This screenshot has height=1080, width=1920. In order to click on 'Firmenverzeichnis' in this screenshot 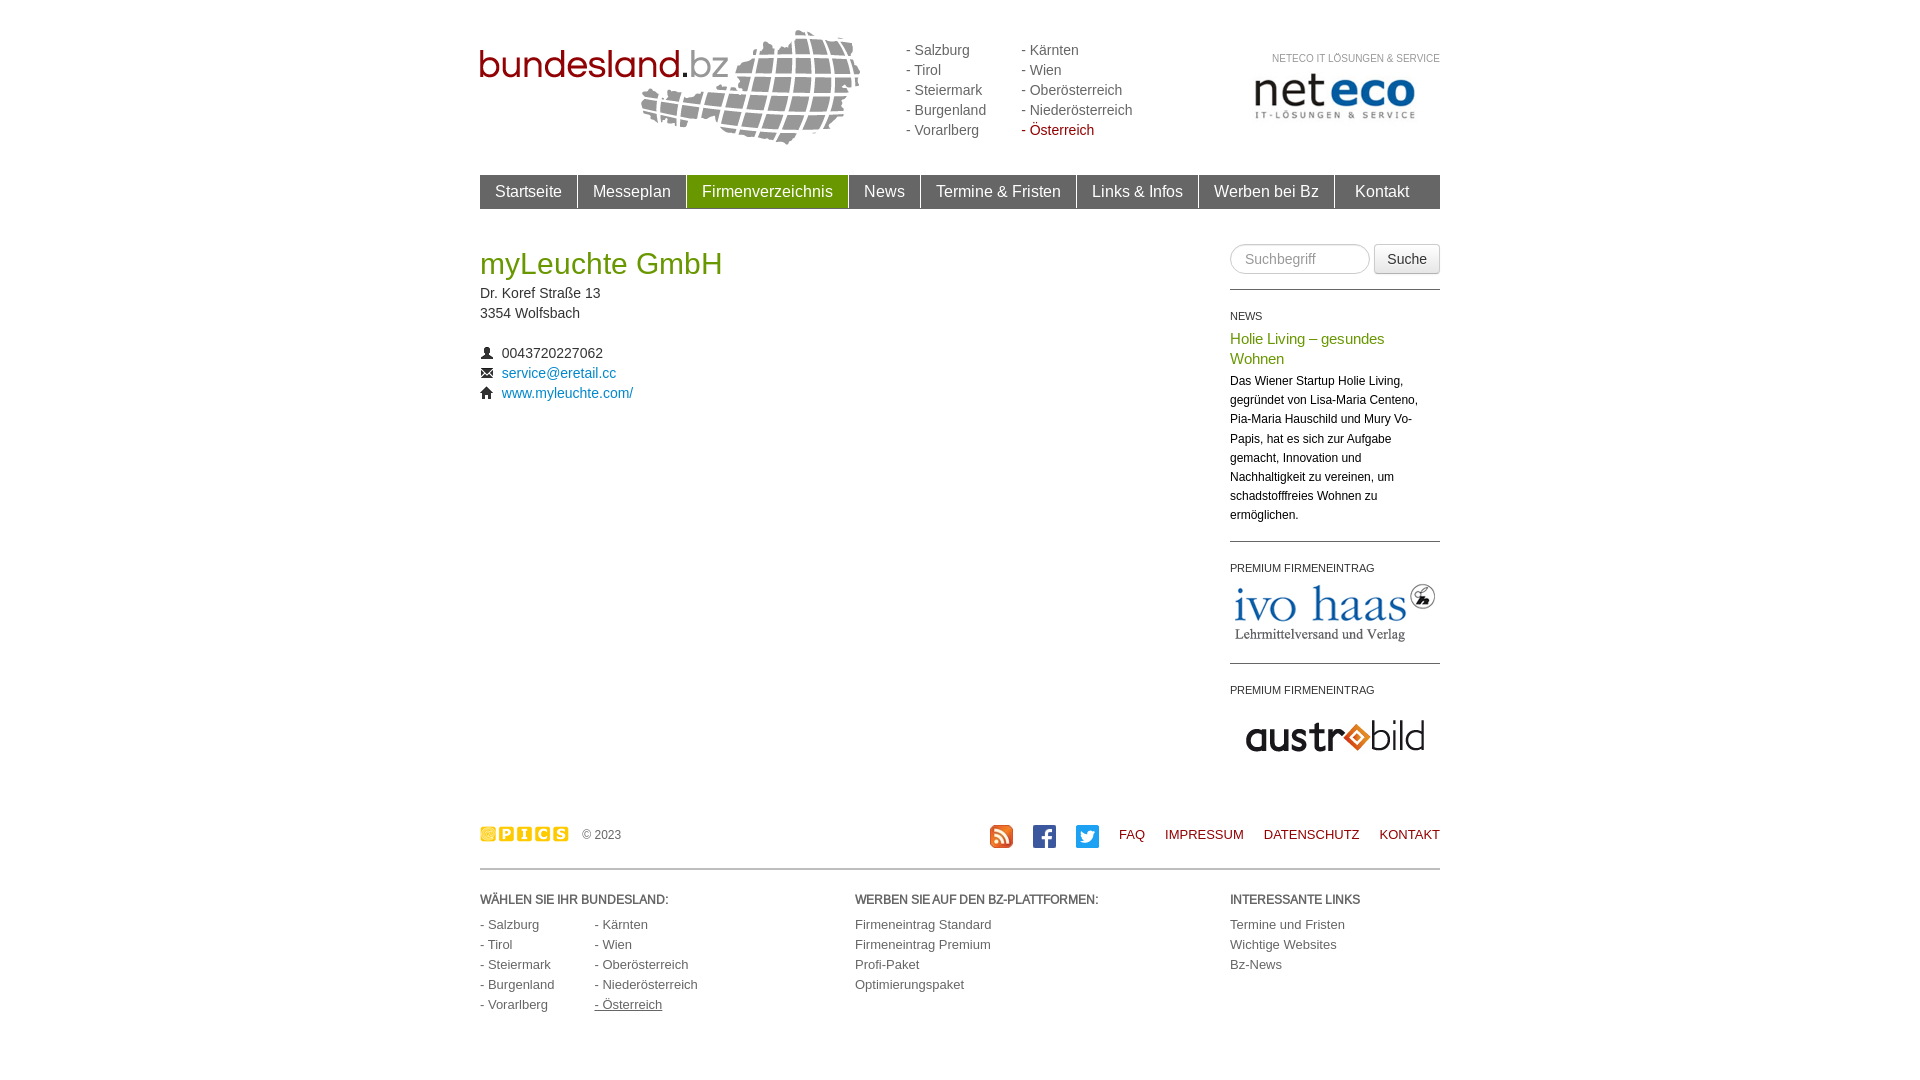, I will do `click(767, 191)`.